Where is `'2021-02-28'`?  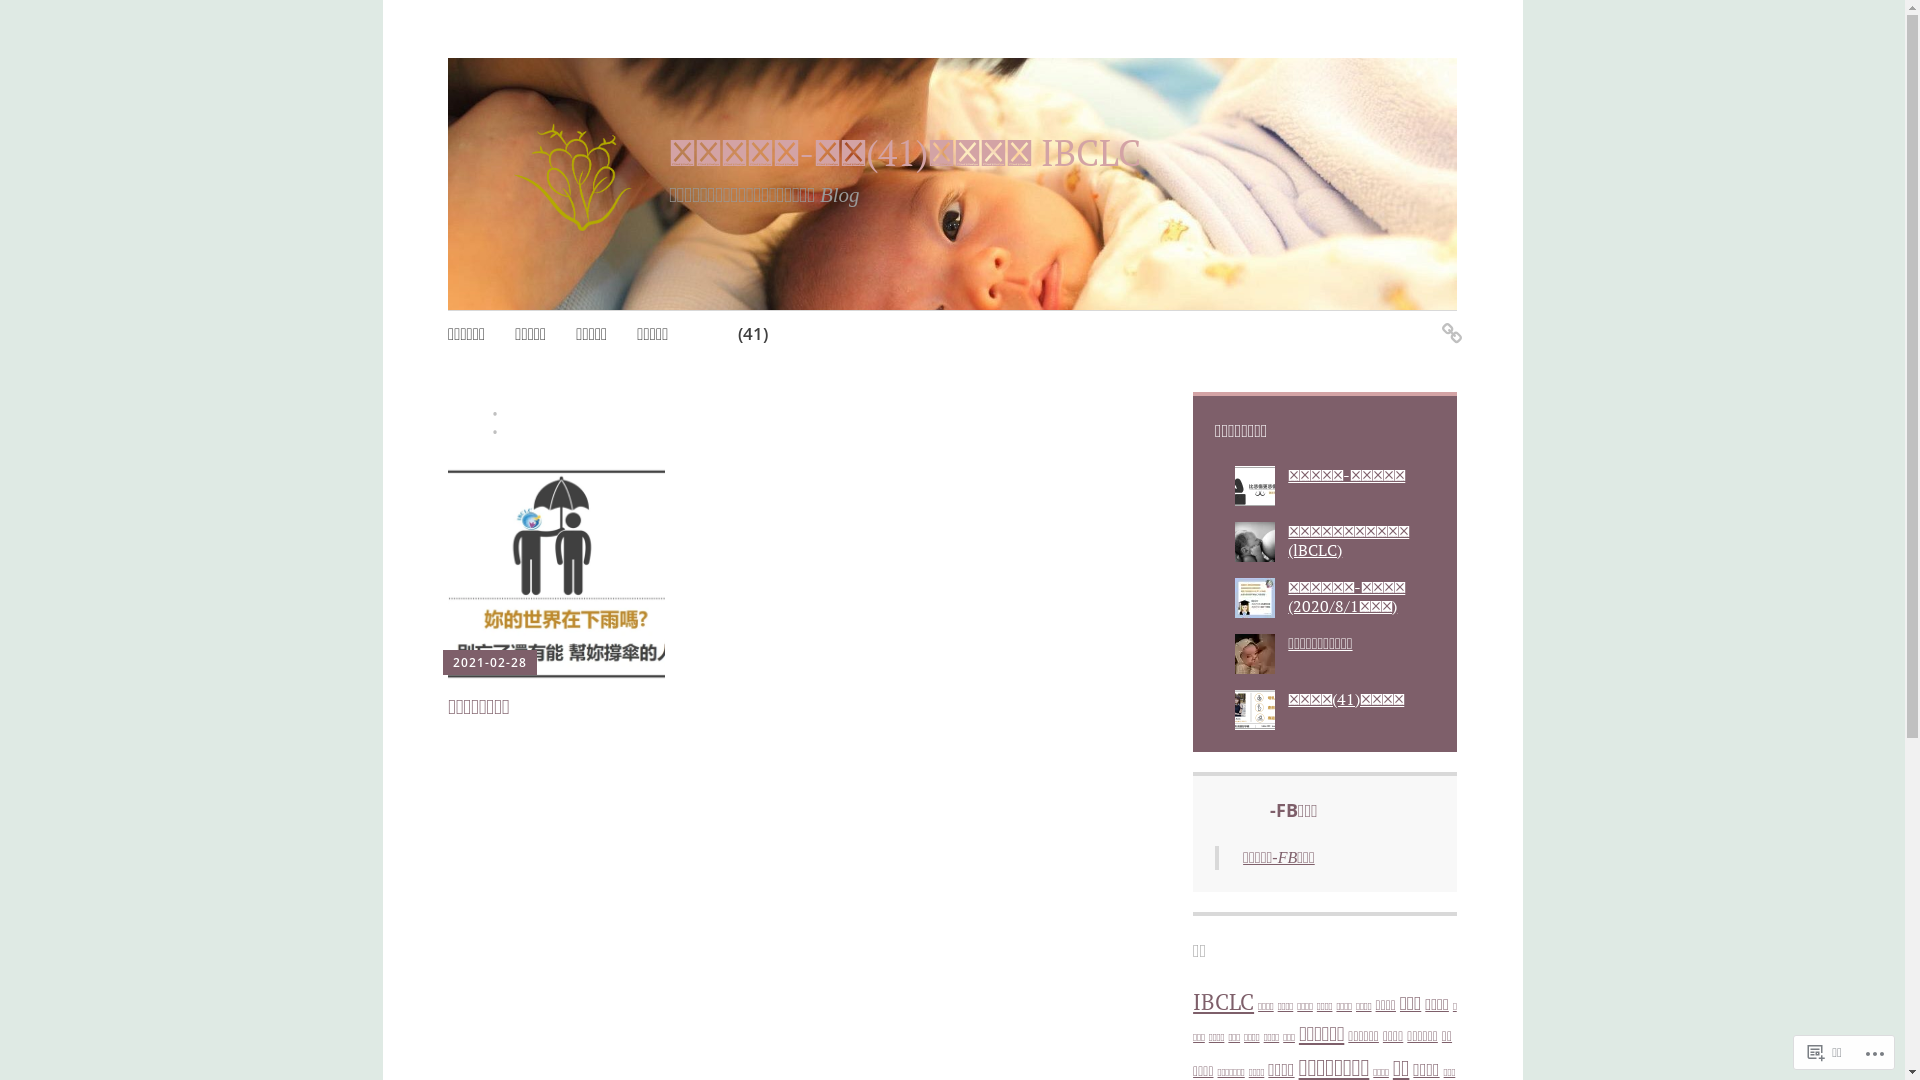 '2021-02-28' is located at coordinates (451, 662).